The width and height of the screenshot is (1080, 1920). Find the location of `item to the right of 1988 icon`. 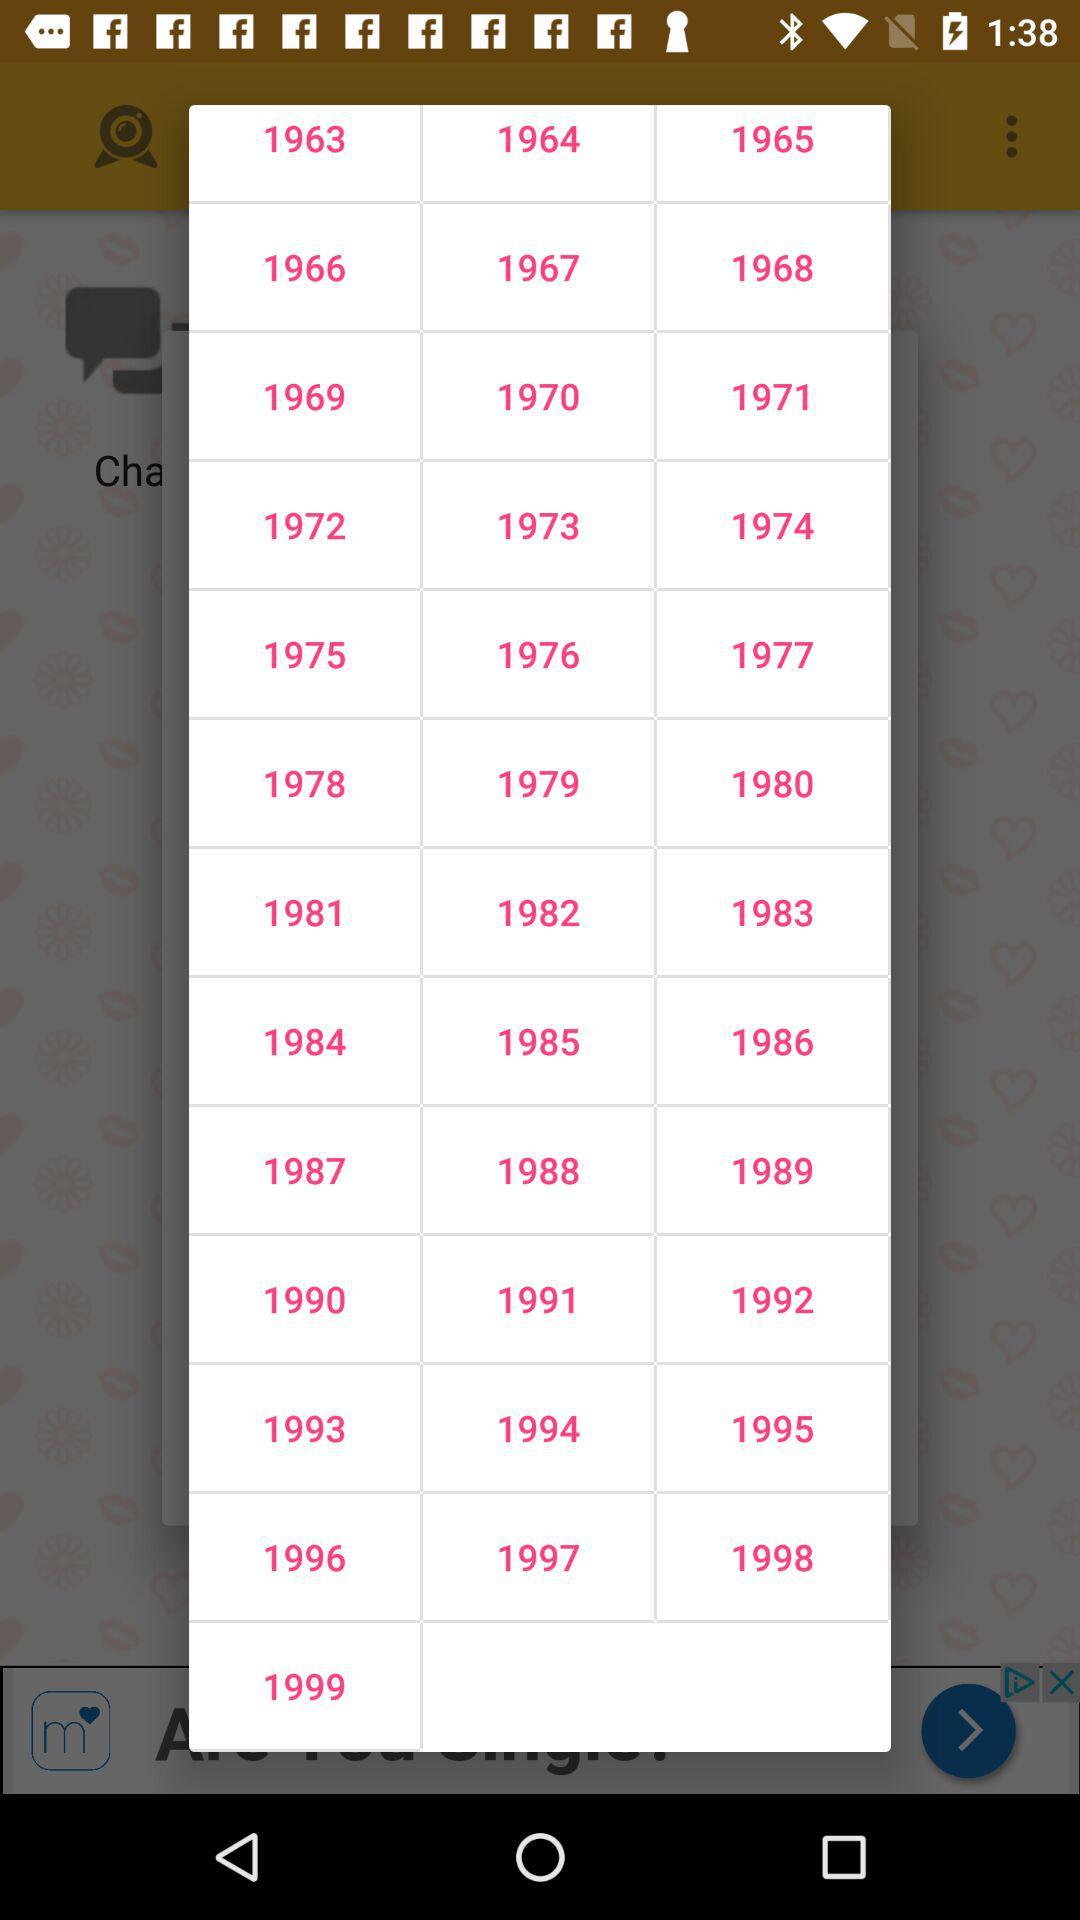

item to the right of 1988 icon is located at coordinates (771, 1299).